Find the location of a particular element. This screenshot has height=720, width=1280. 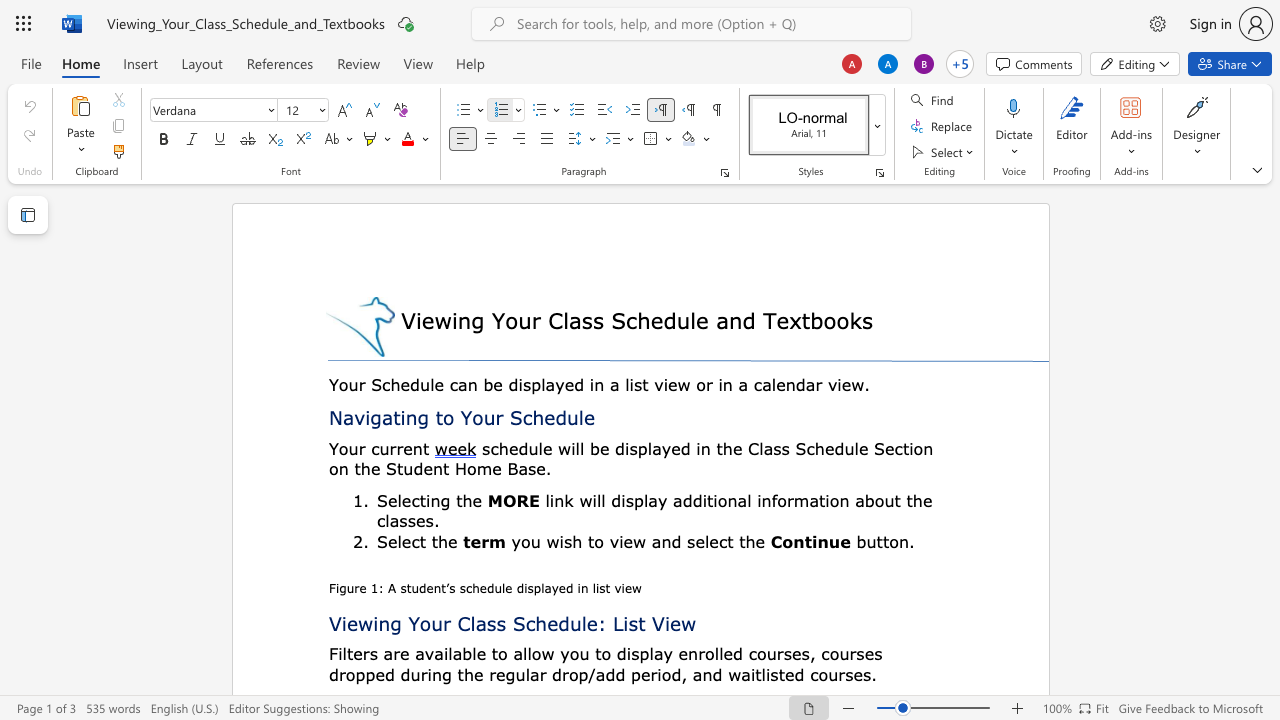

the space between the continuous character "d" and "d" in the text is located at coordinates (614, 674).